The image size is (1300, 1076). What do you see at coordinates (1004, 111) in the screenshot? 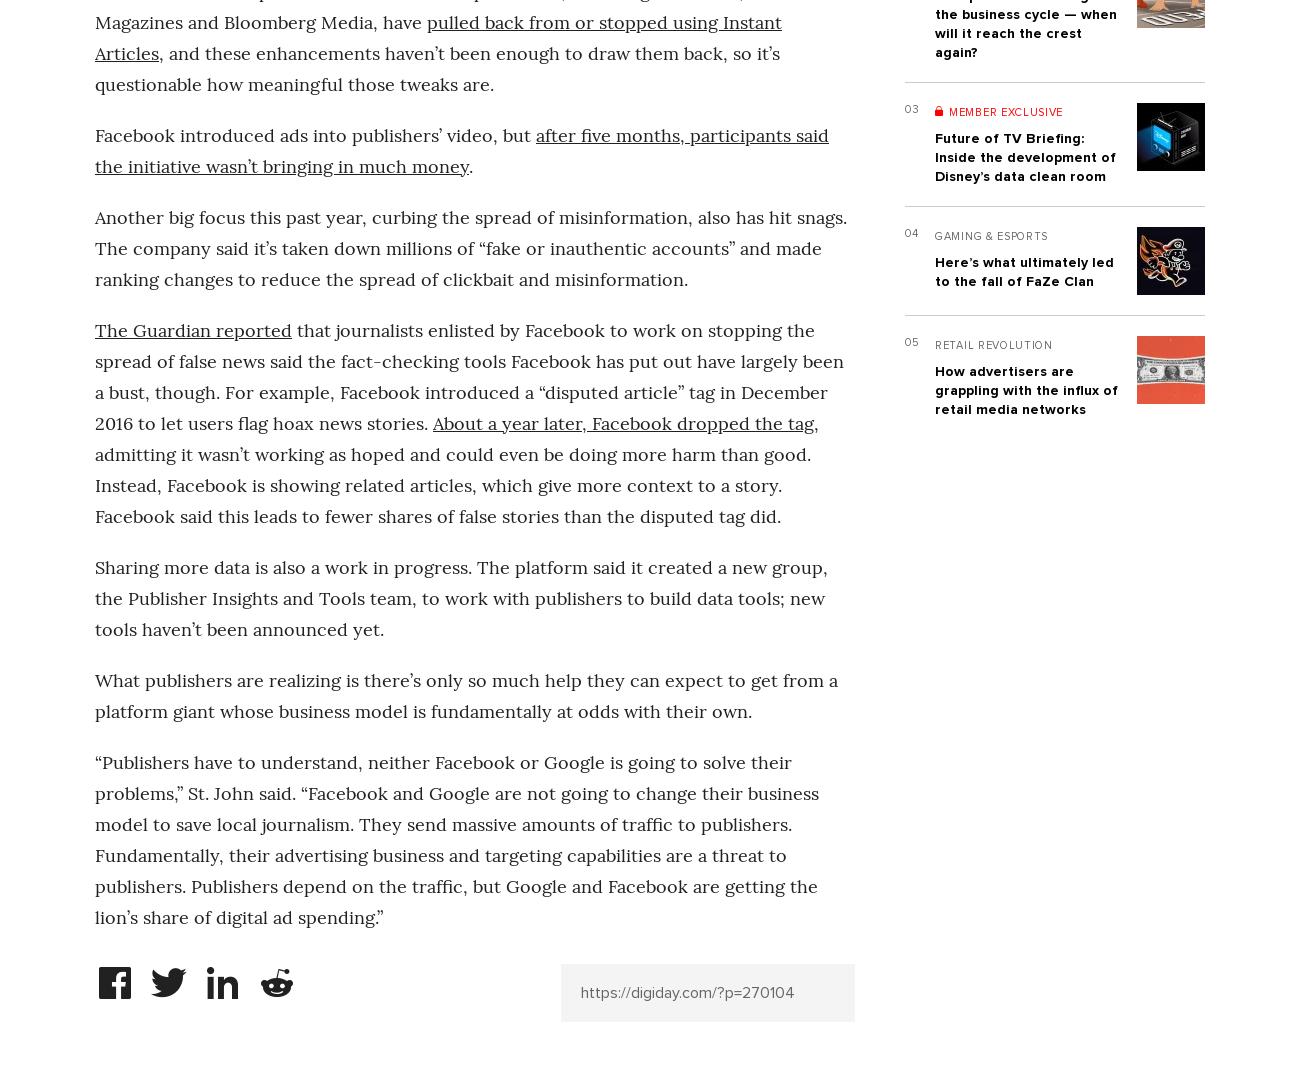
I see `'Member Exclusive'` at bounding box center [1004, 111].